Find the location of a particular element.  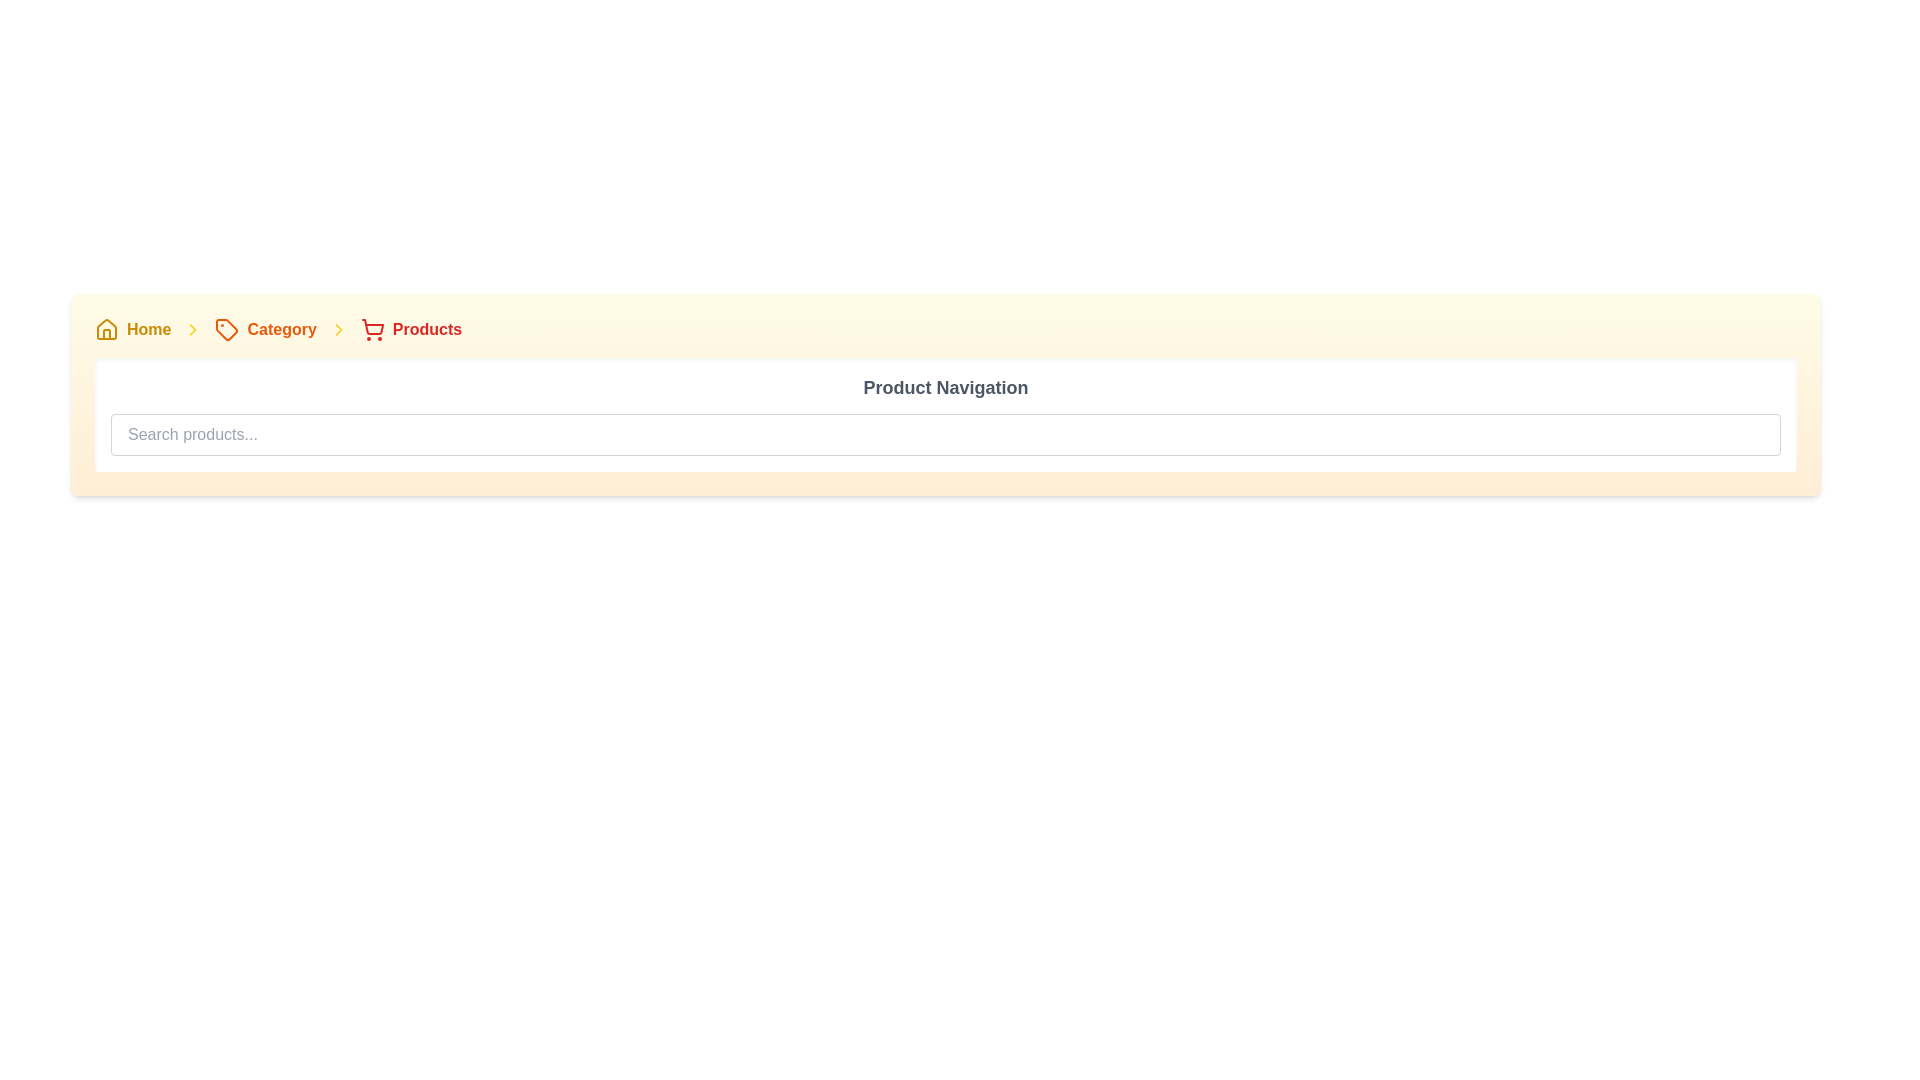

the non-interactive icon in the breadcrumb navigation, located between the 'Category' and 'Products' labels is located at coordinates (338, 329).